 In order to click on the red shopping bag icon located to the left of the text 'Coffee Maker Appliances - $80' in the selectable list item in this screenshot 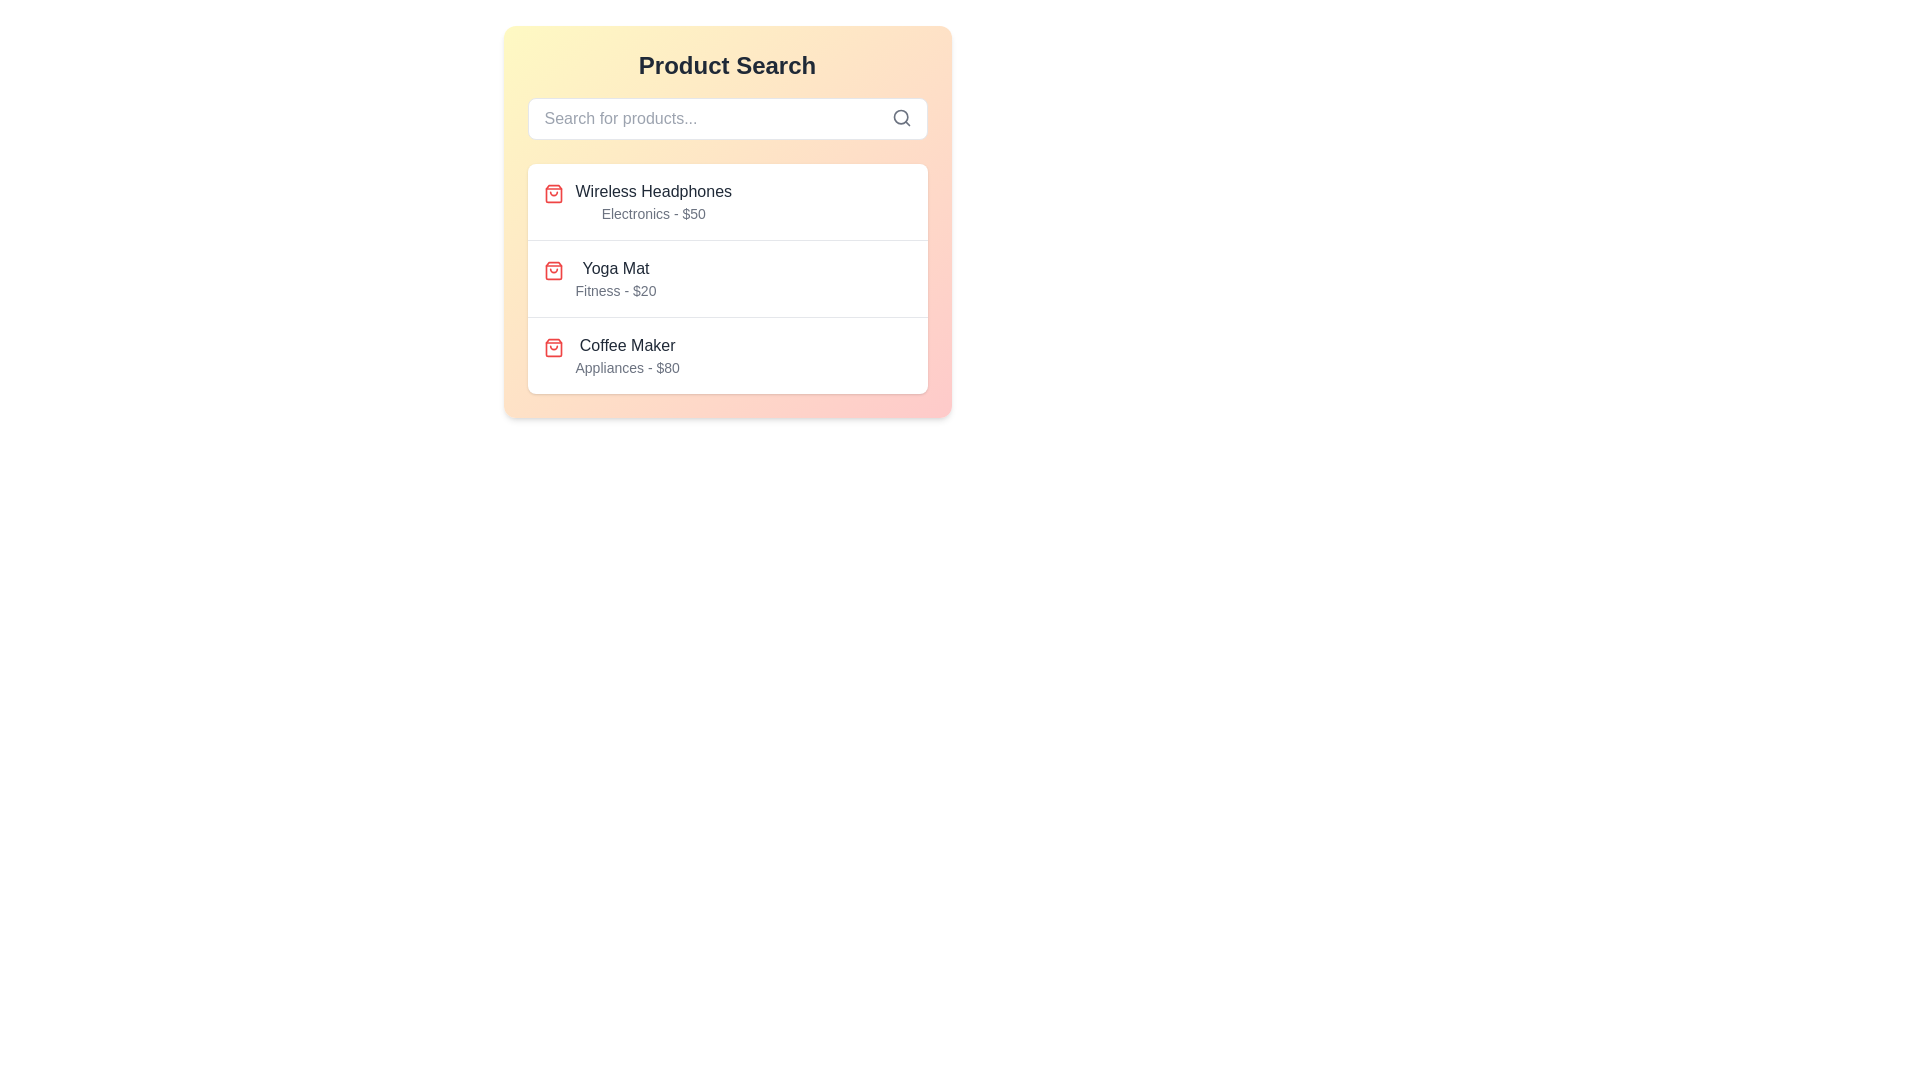, I will do `click(553, 346)`.